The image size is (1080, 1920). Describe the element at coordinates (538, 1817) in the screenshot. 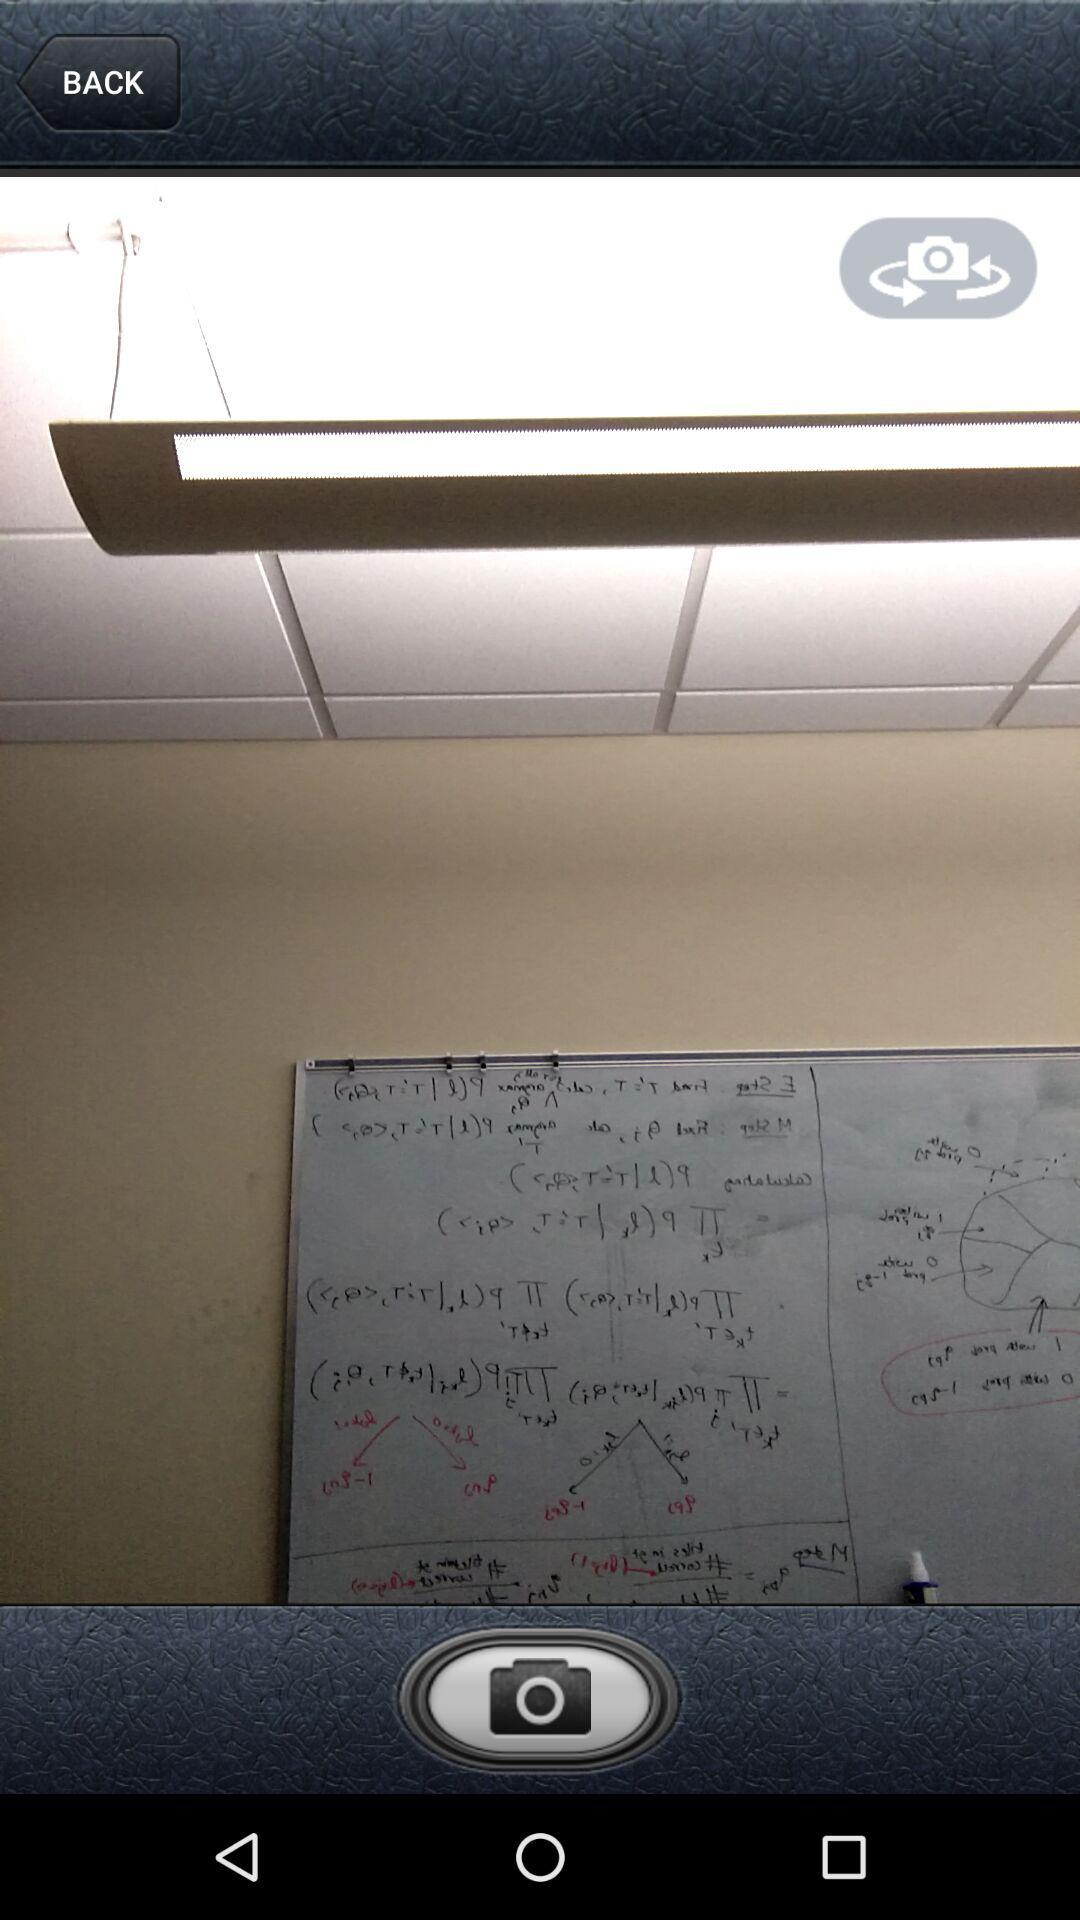

I see `the photo icon` at that location.